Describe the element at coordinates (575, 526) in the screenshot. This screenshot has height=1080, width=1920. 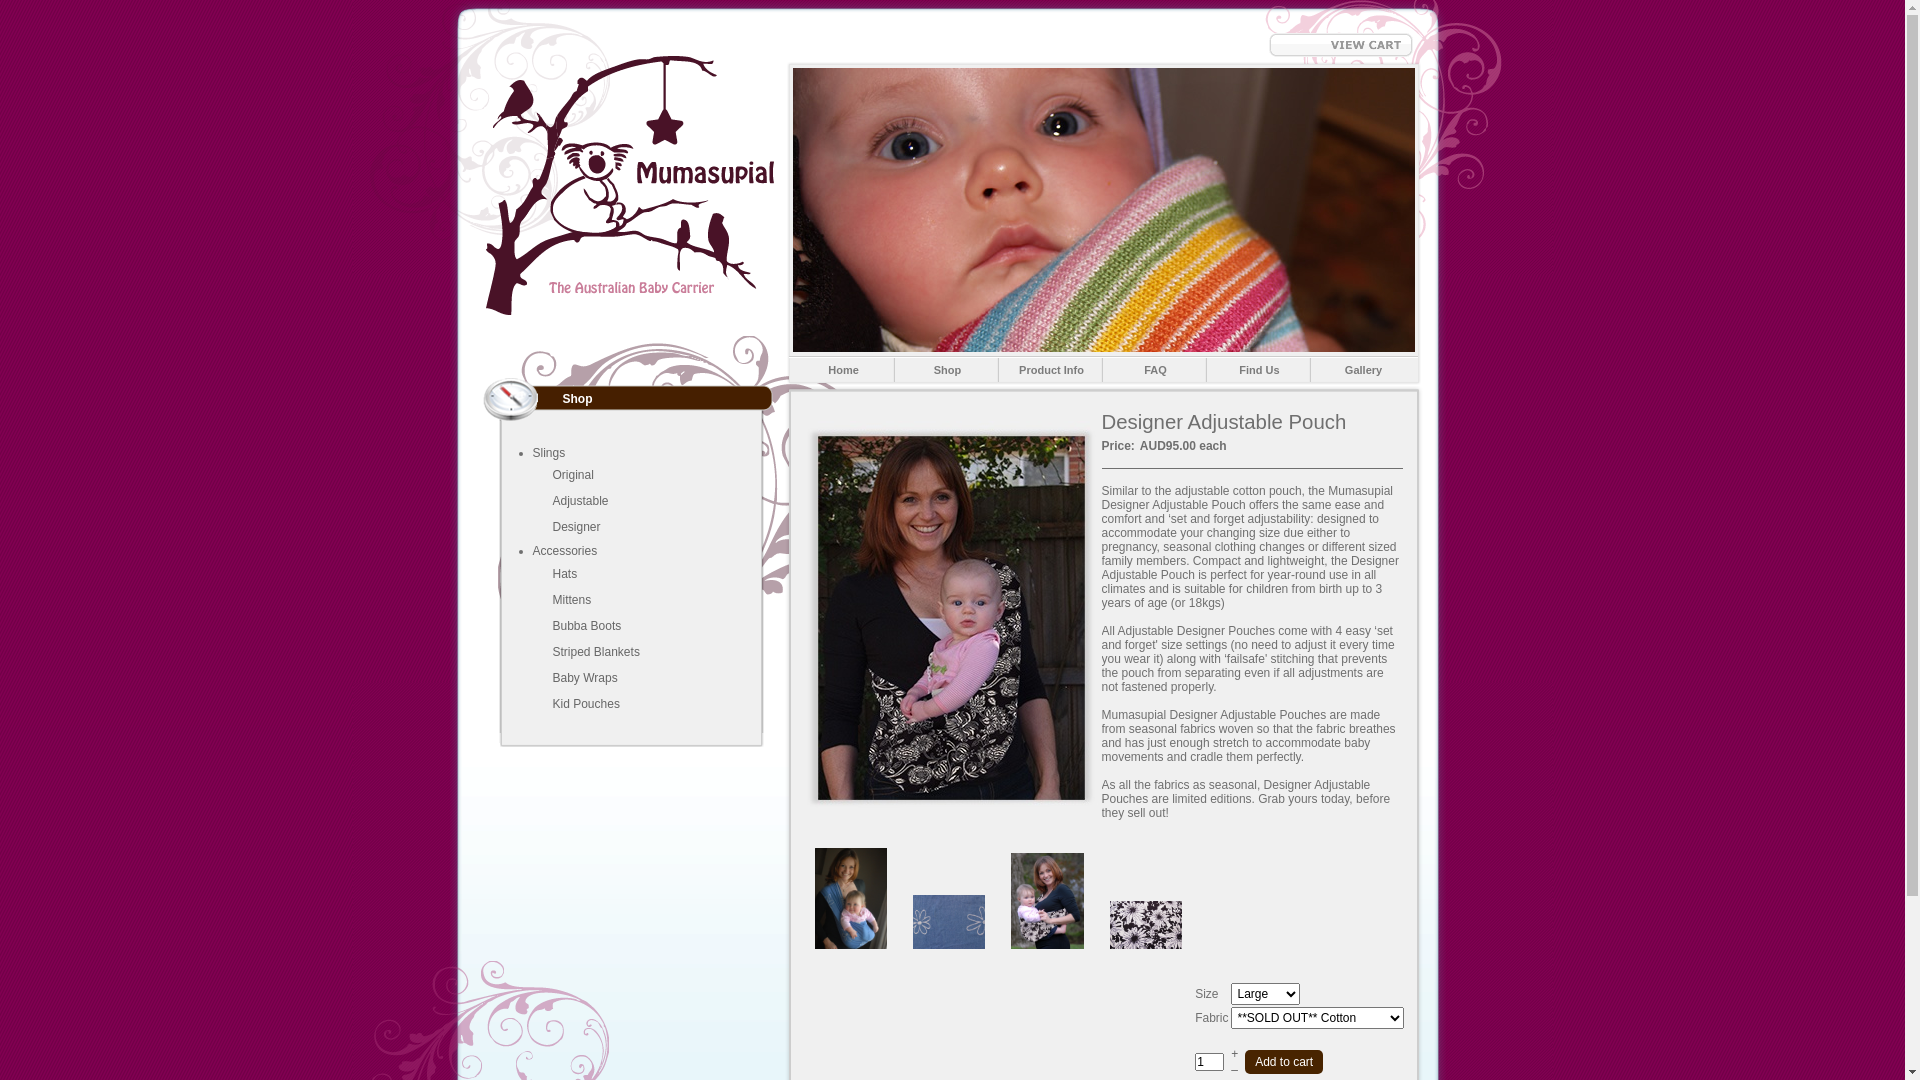
I see `'Designer'` at that location.